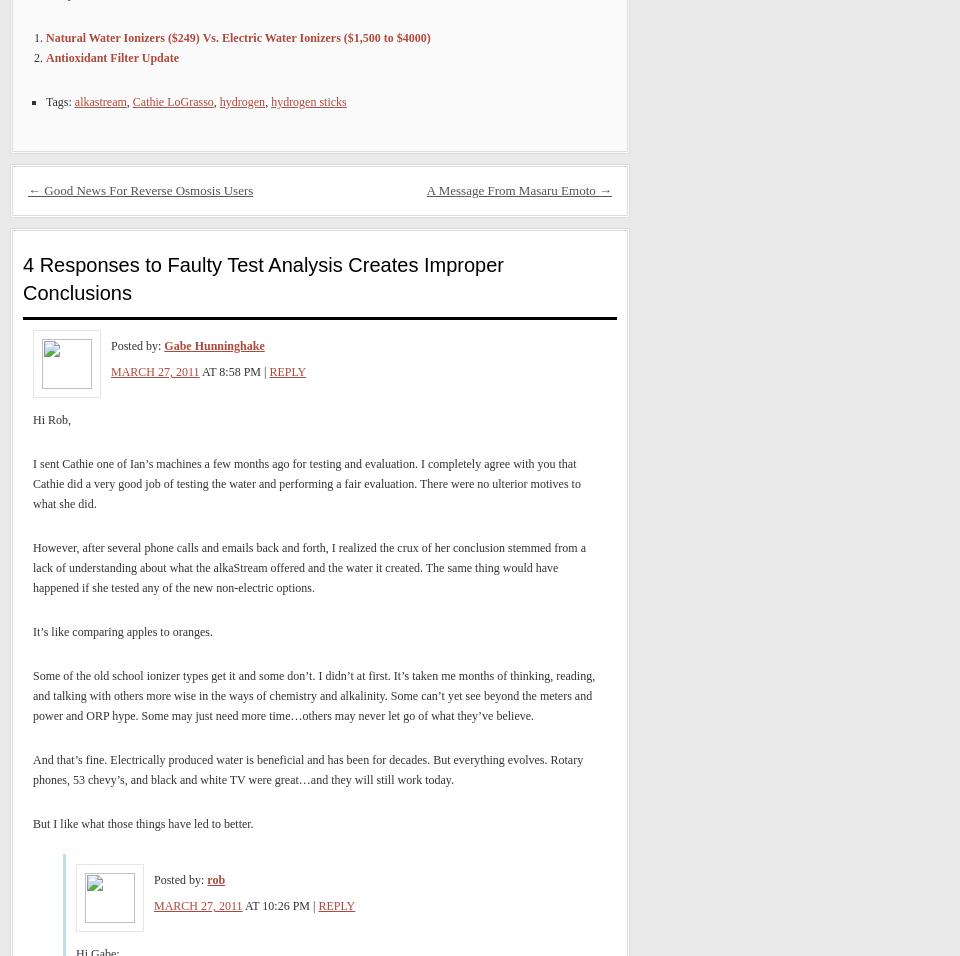  What do you see at coordinates (39, 190) in the screenshot?
I see `'Good News For Reverse Osmosis Users'` at bounding box center [39, 190].